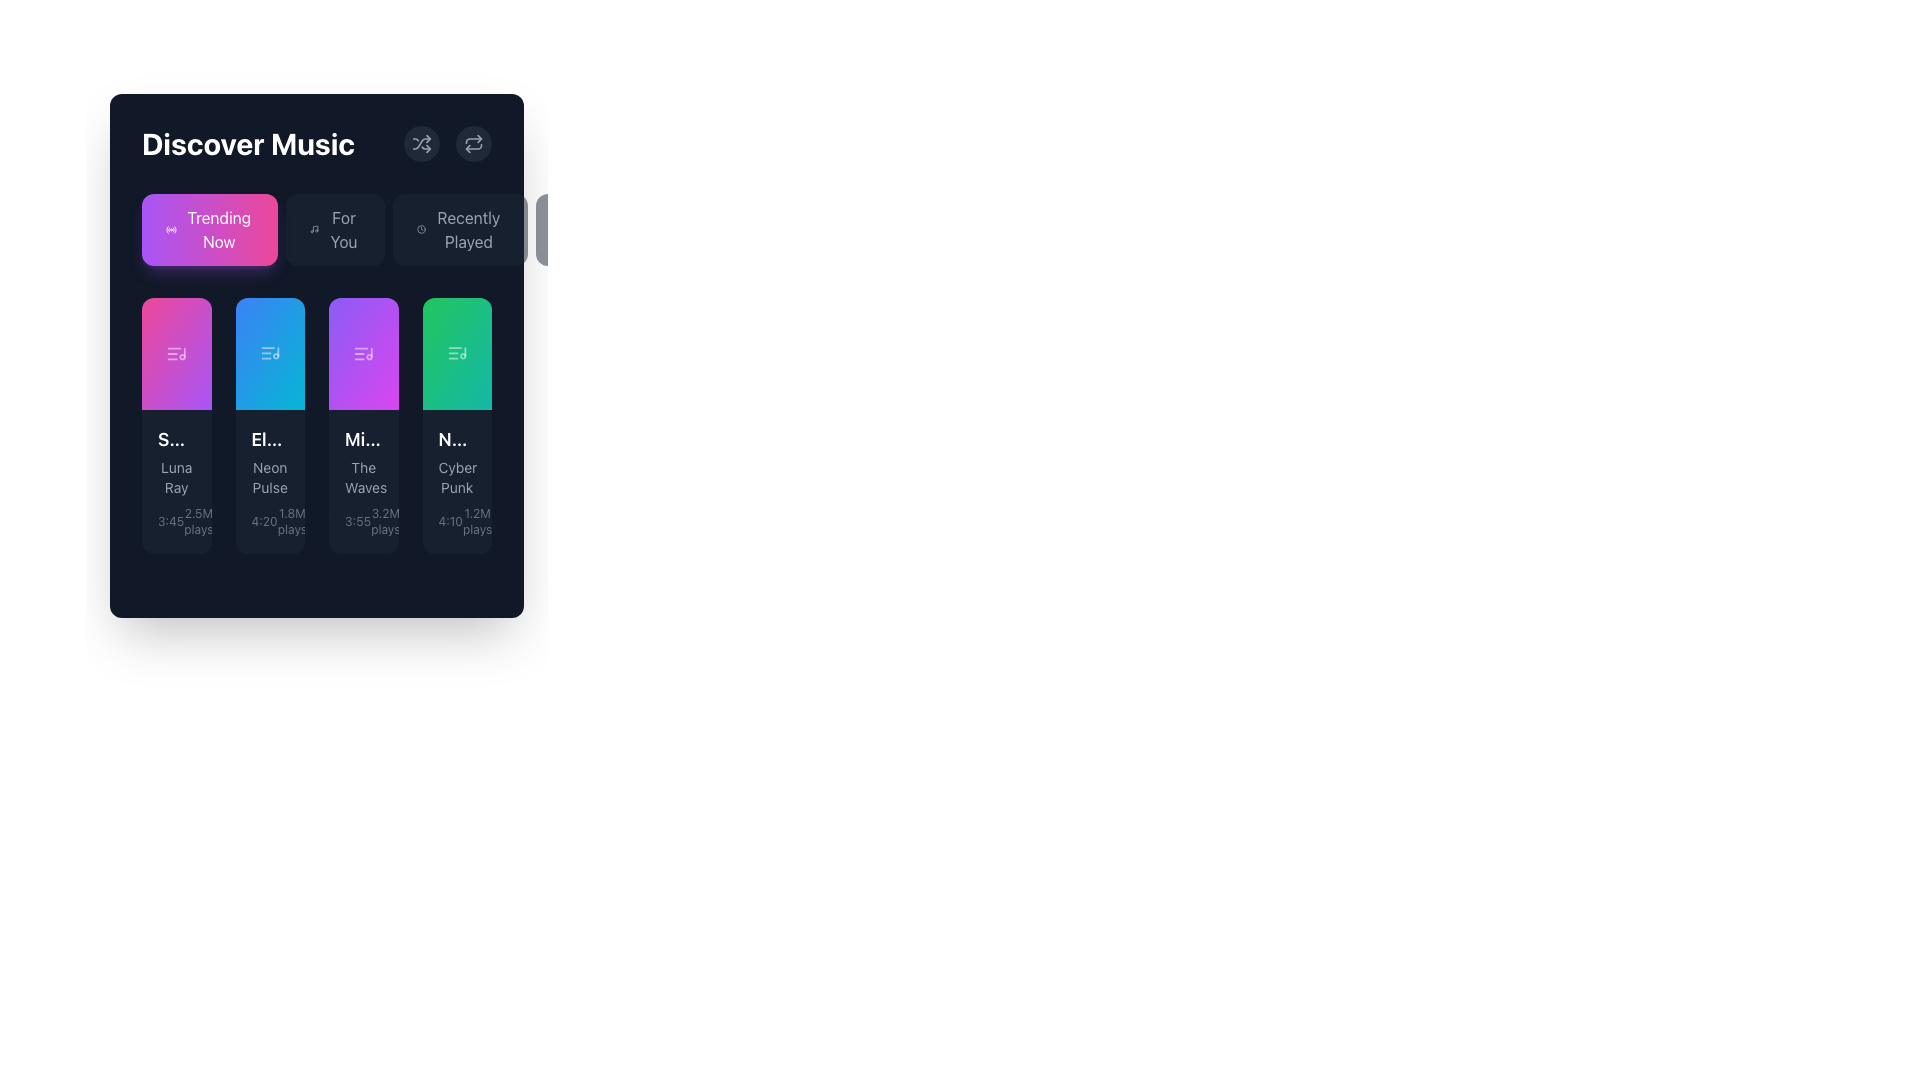  I want to click on the first Decorative card in the 'Discover Music' section, so click(176, 353).